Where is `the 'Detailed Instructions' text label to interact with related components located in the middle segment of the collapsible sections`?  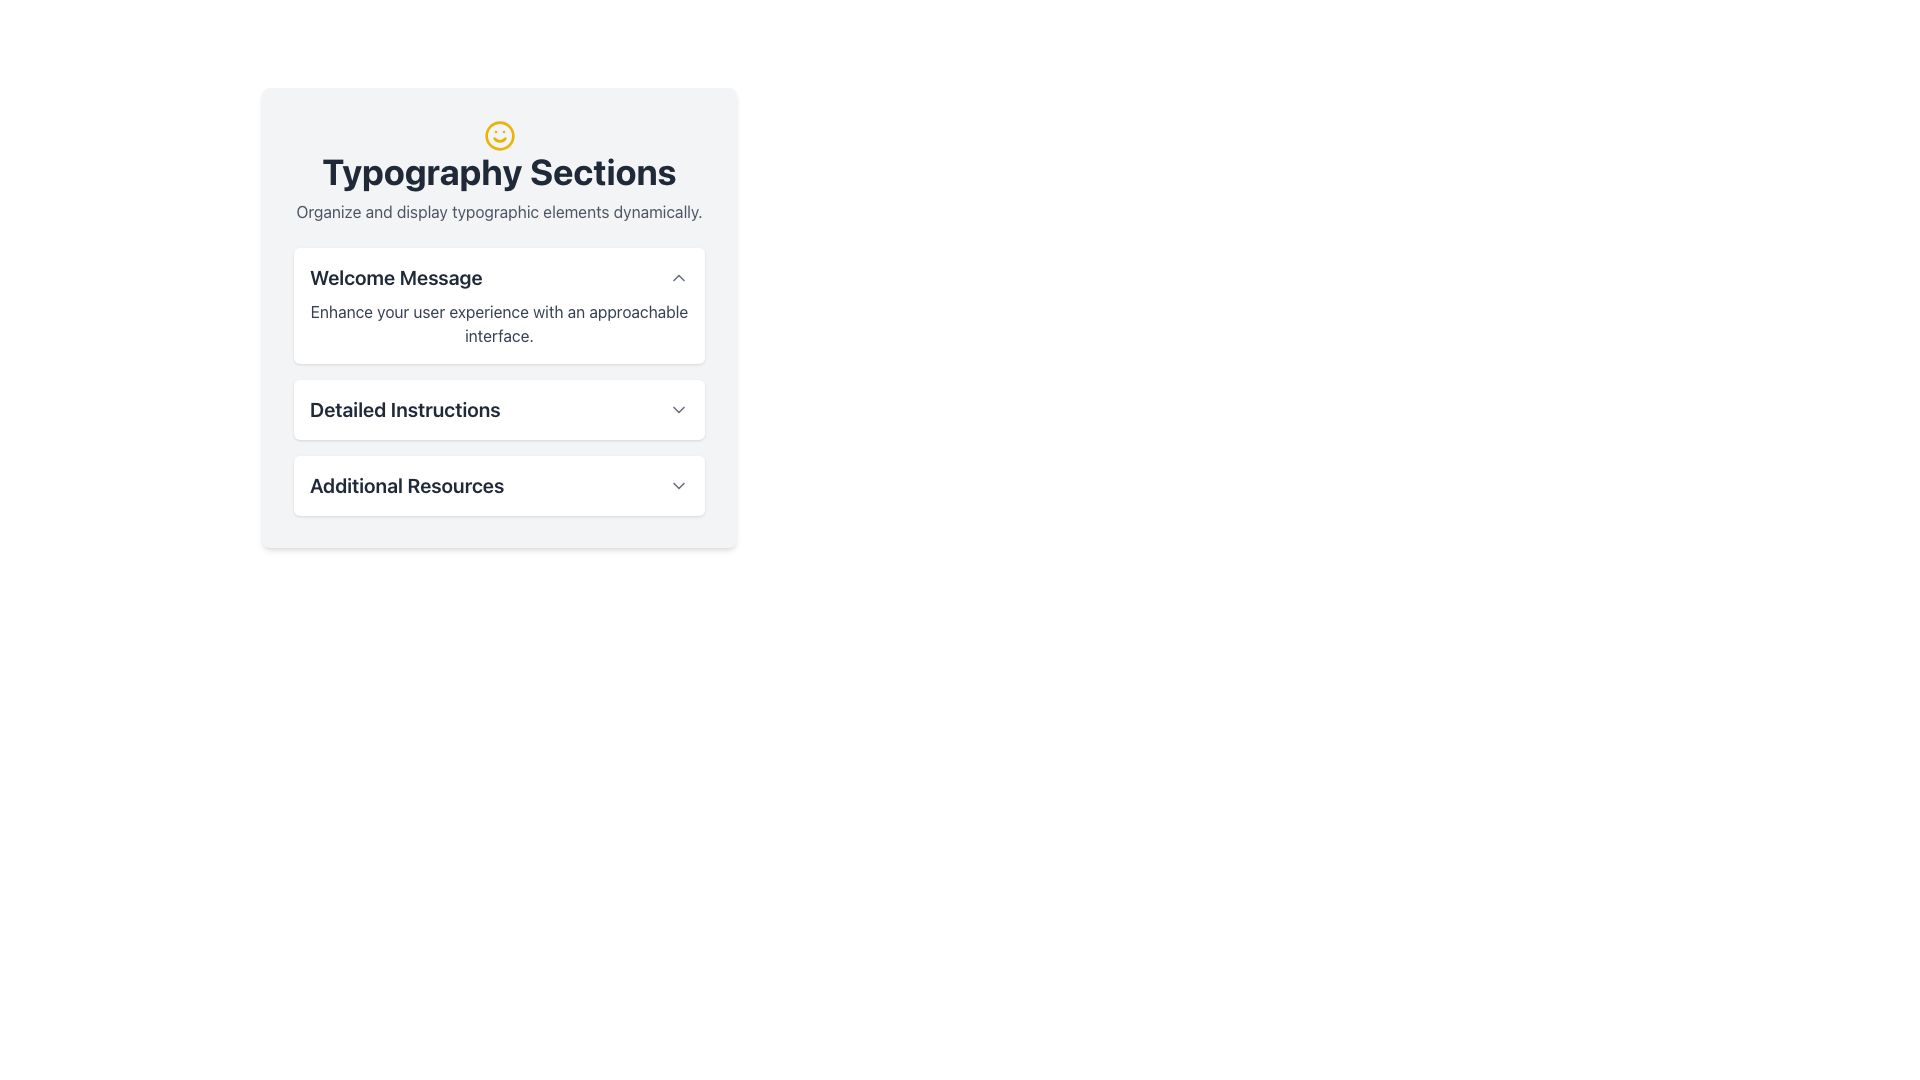
the 'Detailed Instructions' text label to interact with related components located in the middle segment of the collapsible sections is located at coordinates (404, 408).